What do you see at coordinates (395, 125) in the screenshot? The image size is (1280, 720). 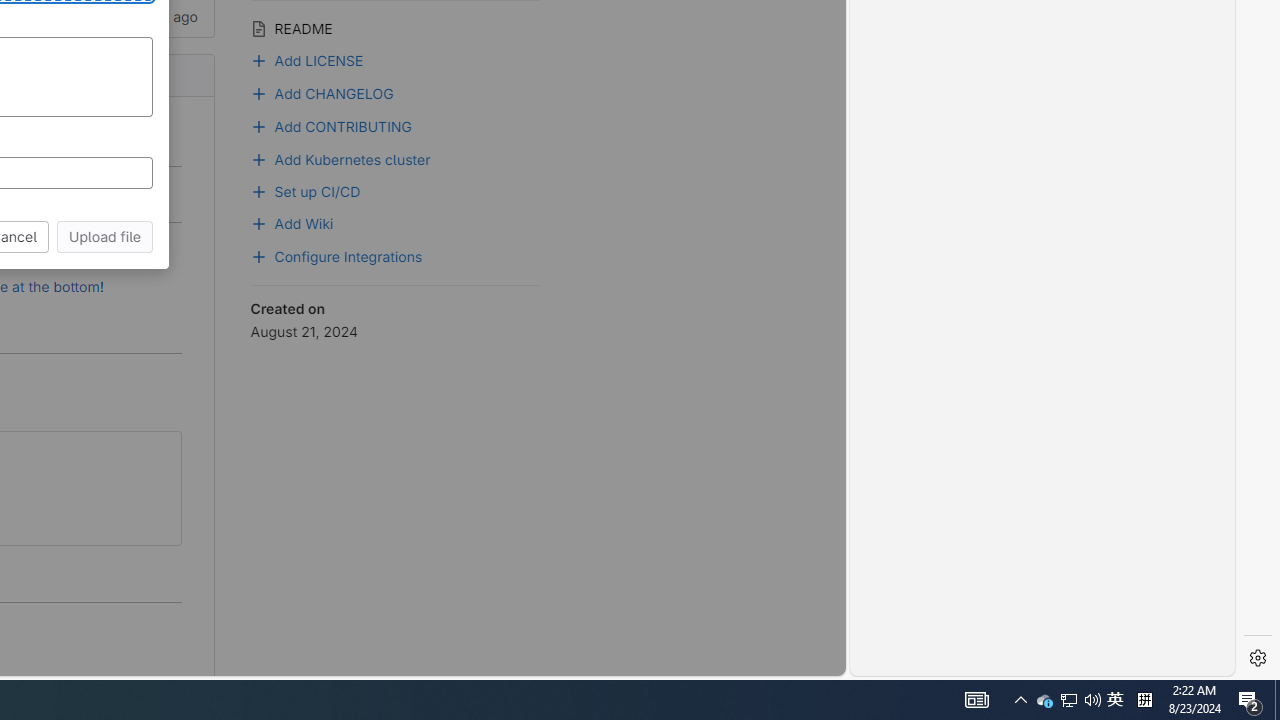 I see `'Add CONTRIBUTING'` at bounding box center [395, 125].